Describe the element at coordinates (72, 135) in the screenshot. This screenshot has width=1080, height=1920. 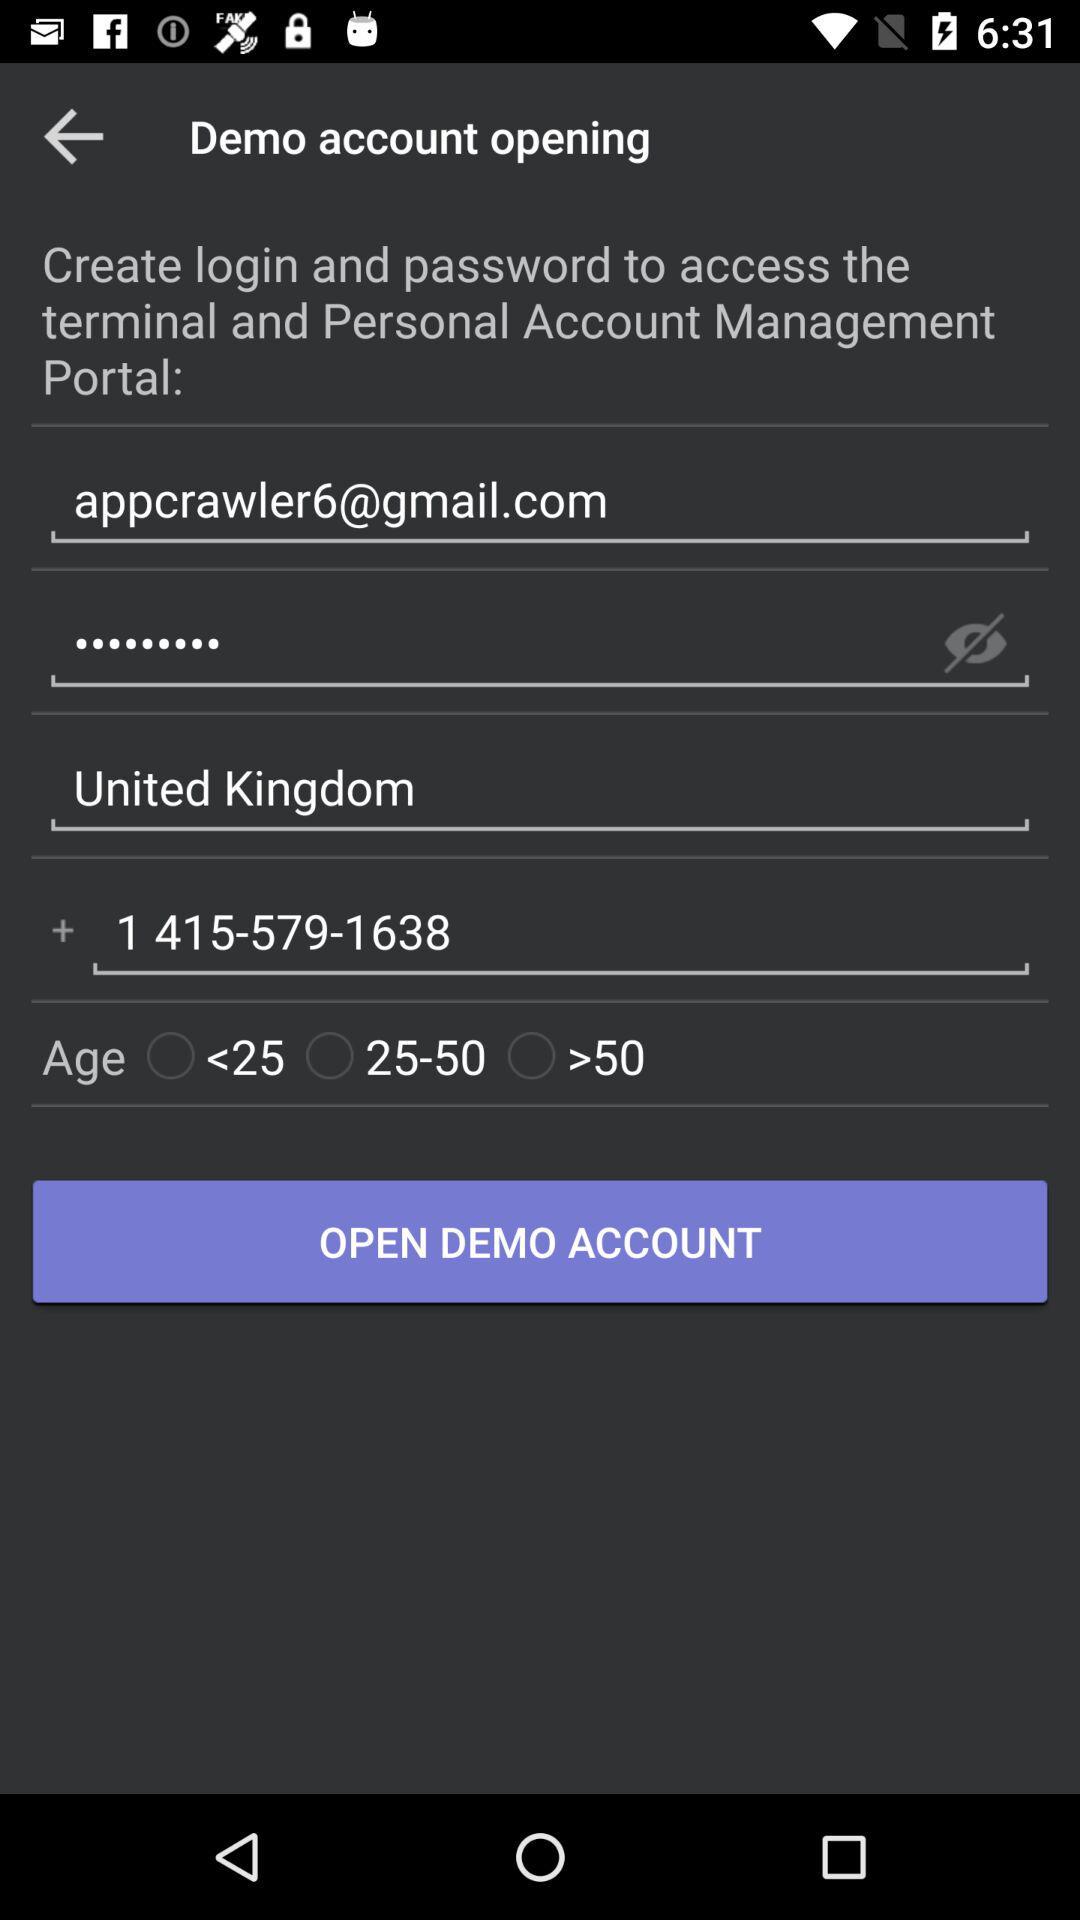
I see `the item above the create login and item` at that location.